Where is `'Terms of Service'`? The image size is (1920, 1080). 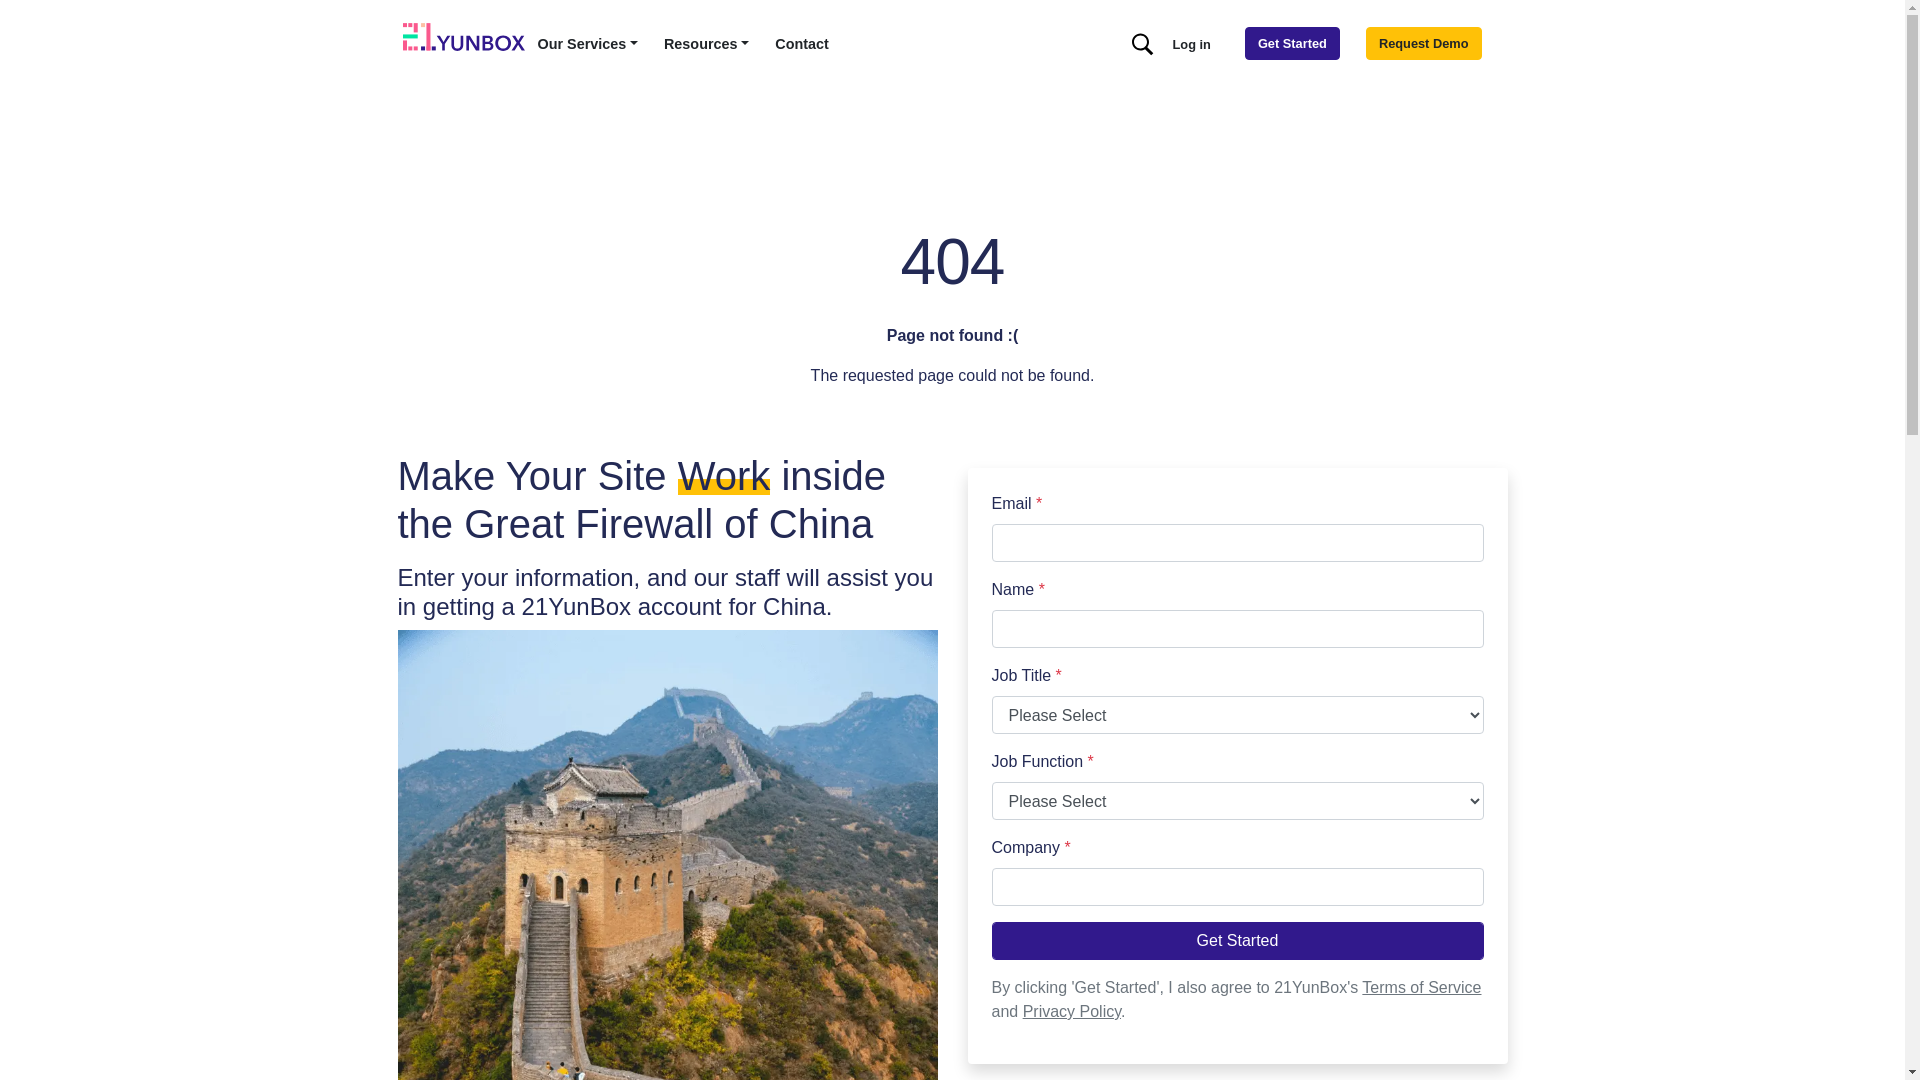
'Terms of Service' is located at coordinates (1420, 986).